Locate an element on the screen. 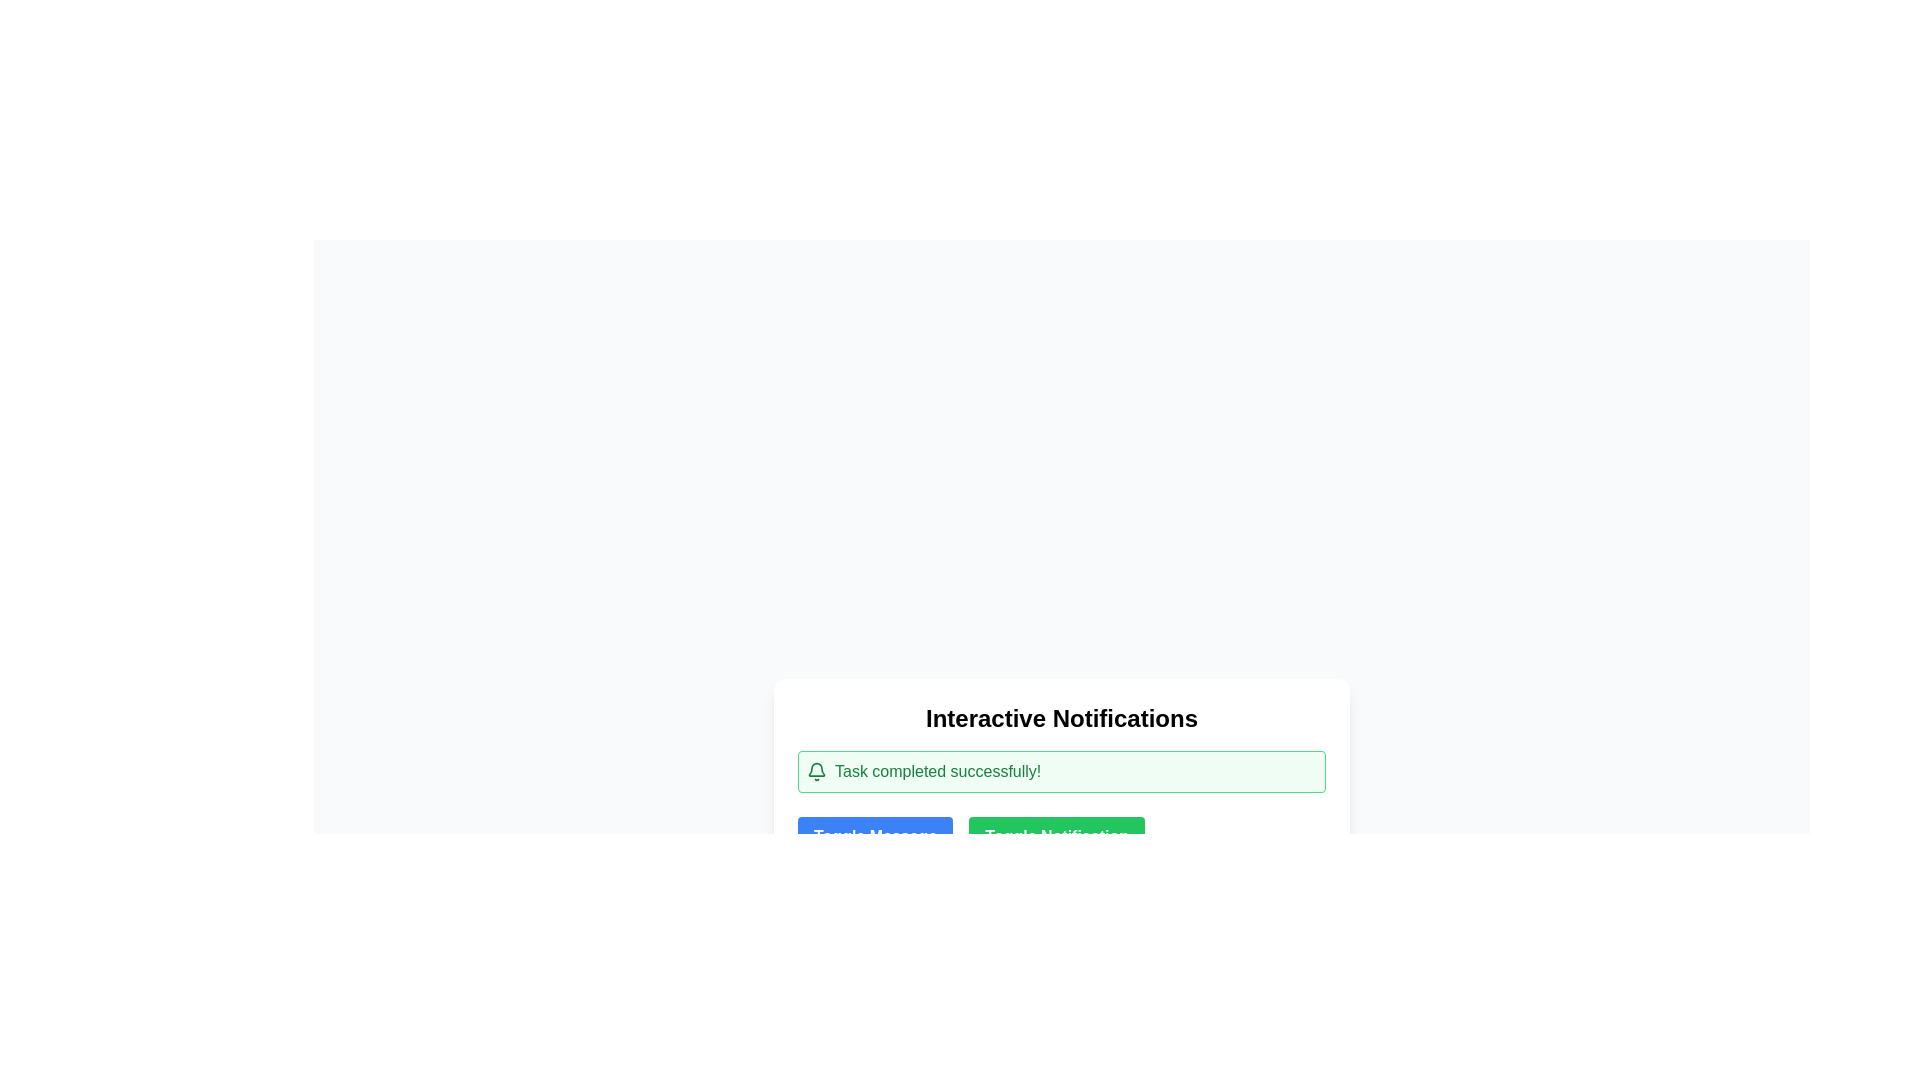 The height and width of the screenshot is (1080, 1920). the button with a green background and white text labeled 'Toggle Notification' is located at coordinates (1056, 837).